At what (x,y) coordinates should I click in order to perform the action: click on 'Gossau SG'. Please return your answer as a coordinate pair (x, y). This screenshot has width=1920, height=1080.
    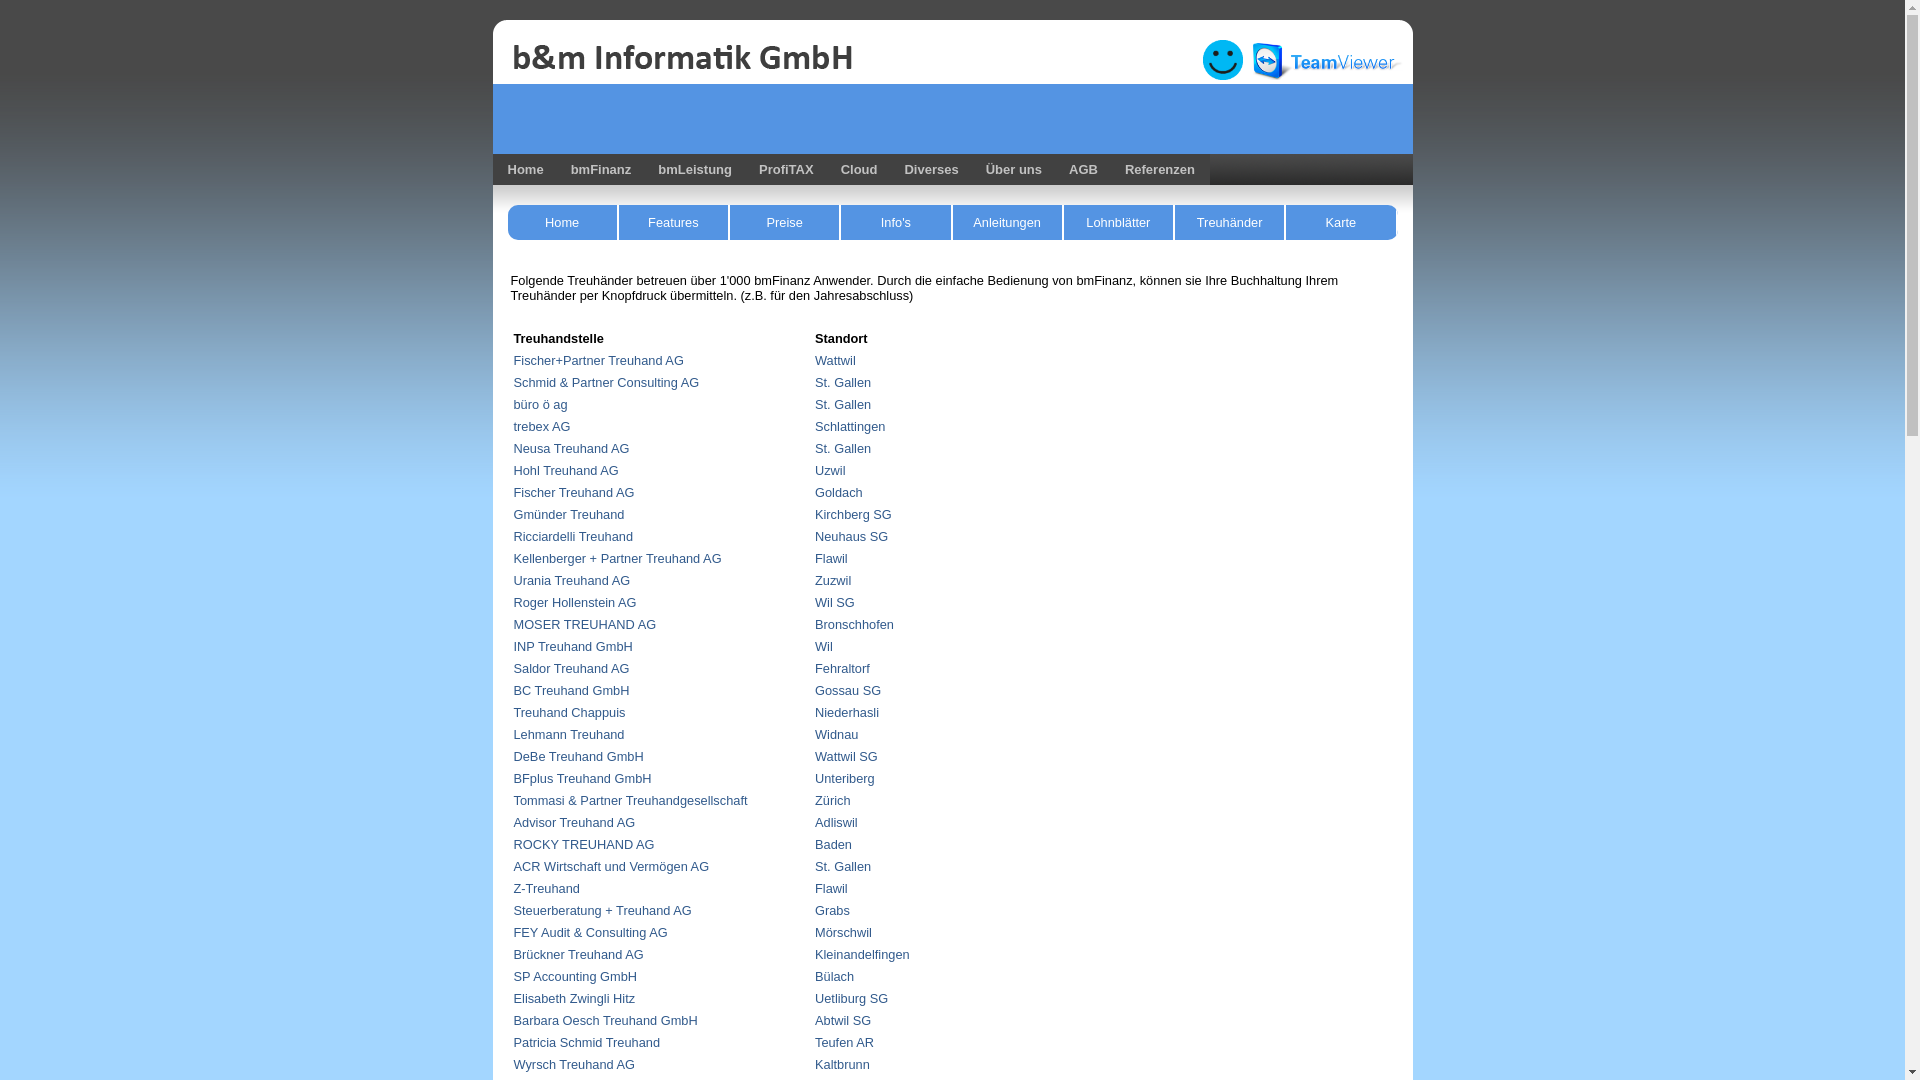
    Looking at the image, I should click on (848, 689).